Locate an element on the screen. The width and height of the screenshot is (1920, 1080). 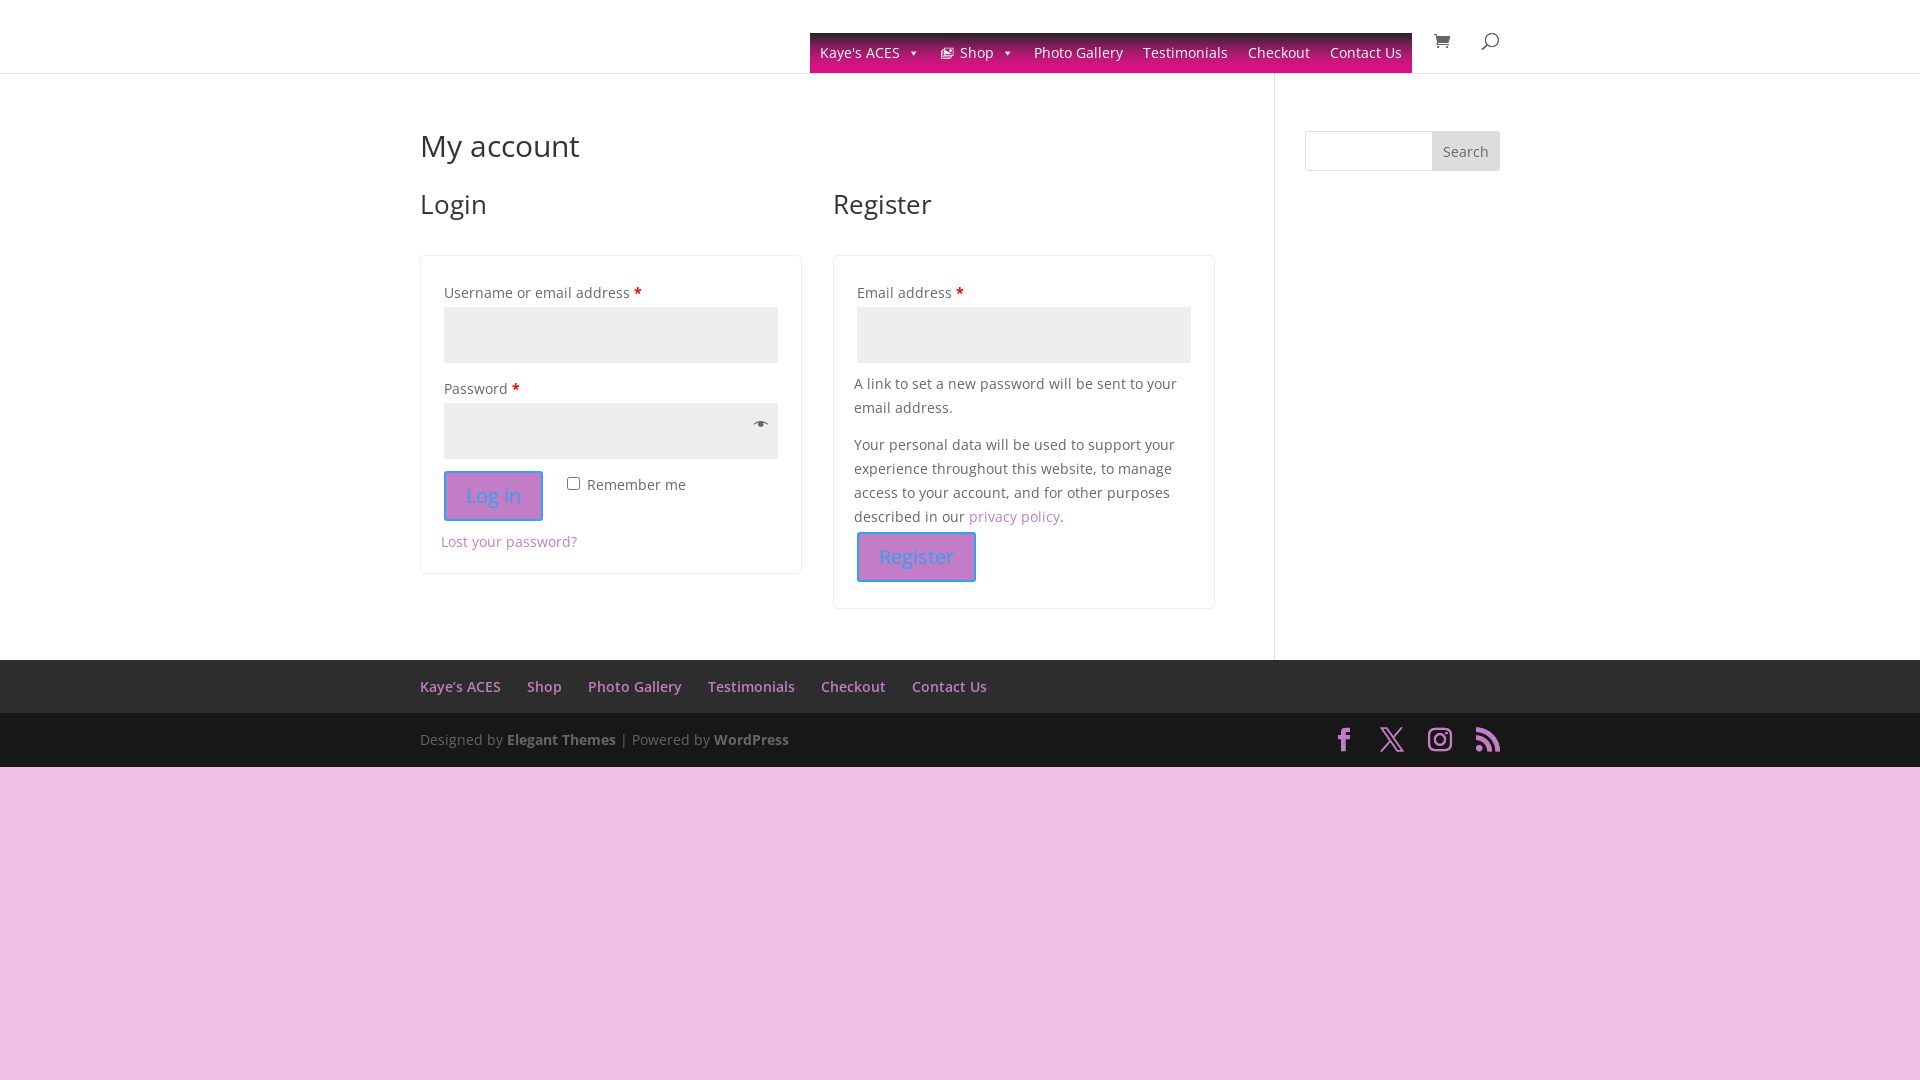
'Search' is located at coordinates (1430, 149).